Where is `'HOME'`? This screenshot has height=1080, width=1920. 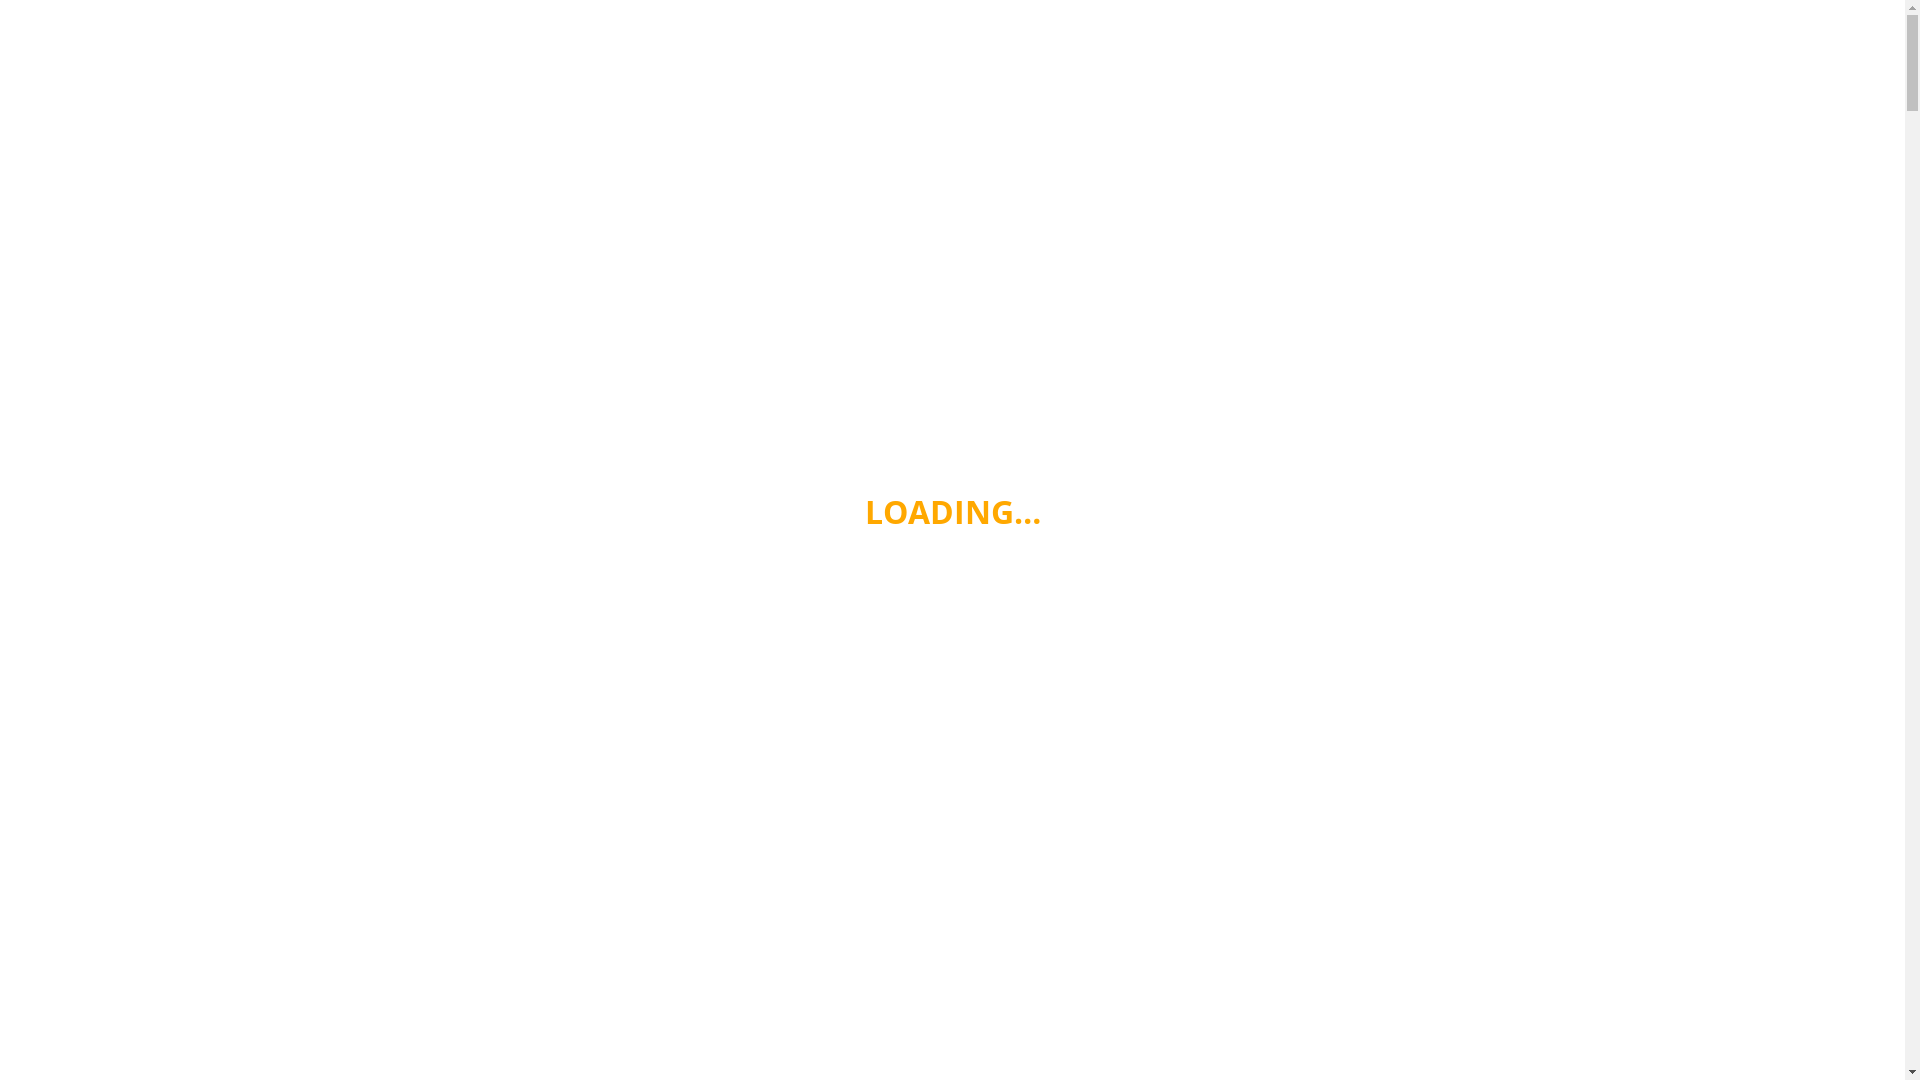
'HOME' is located at coordinates (798, 27).